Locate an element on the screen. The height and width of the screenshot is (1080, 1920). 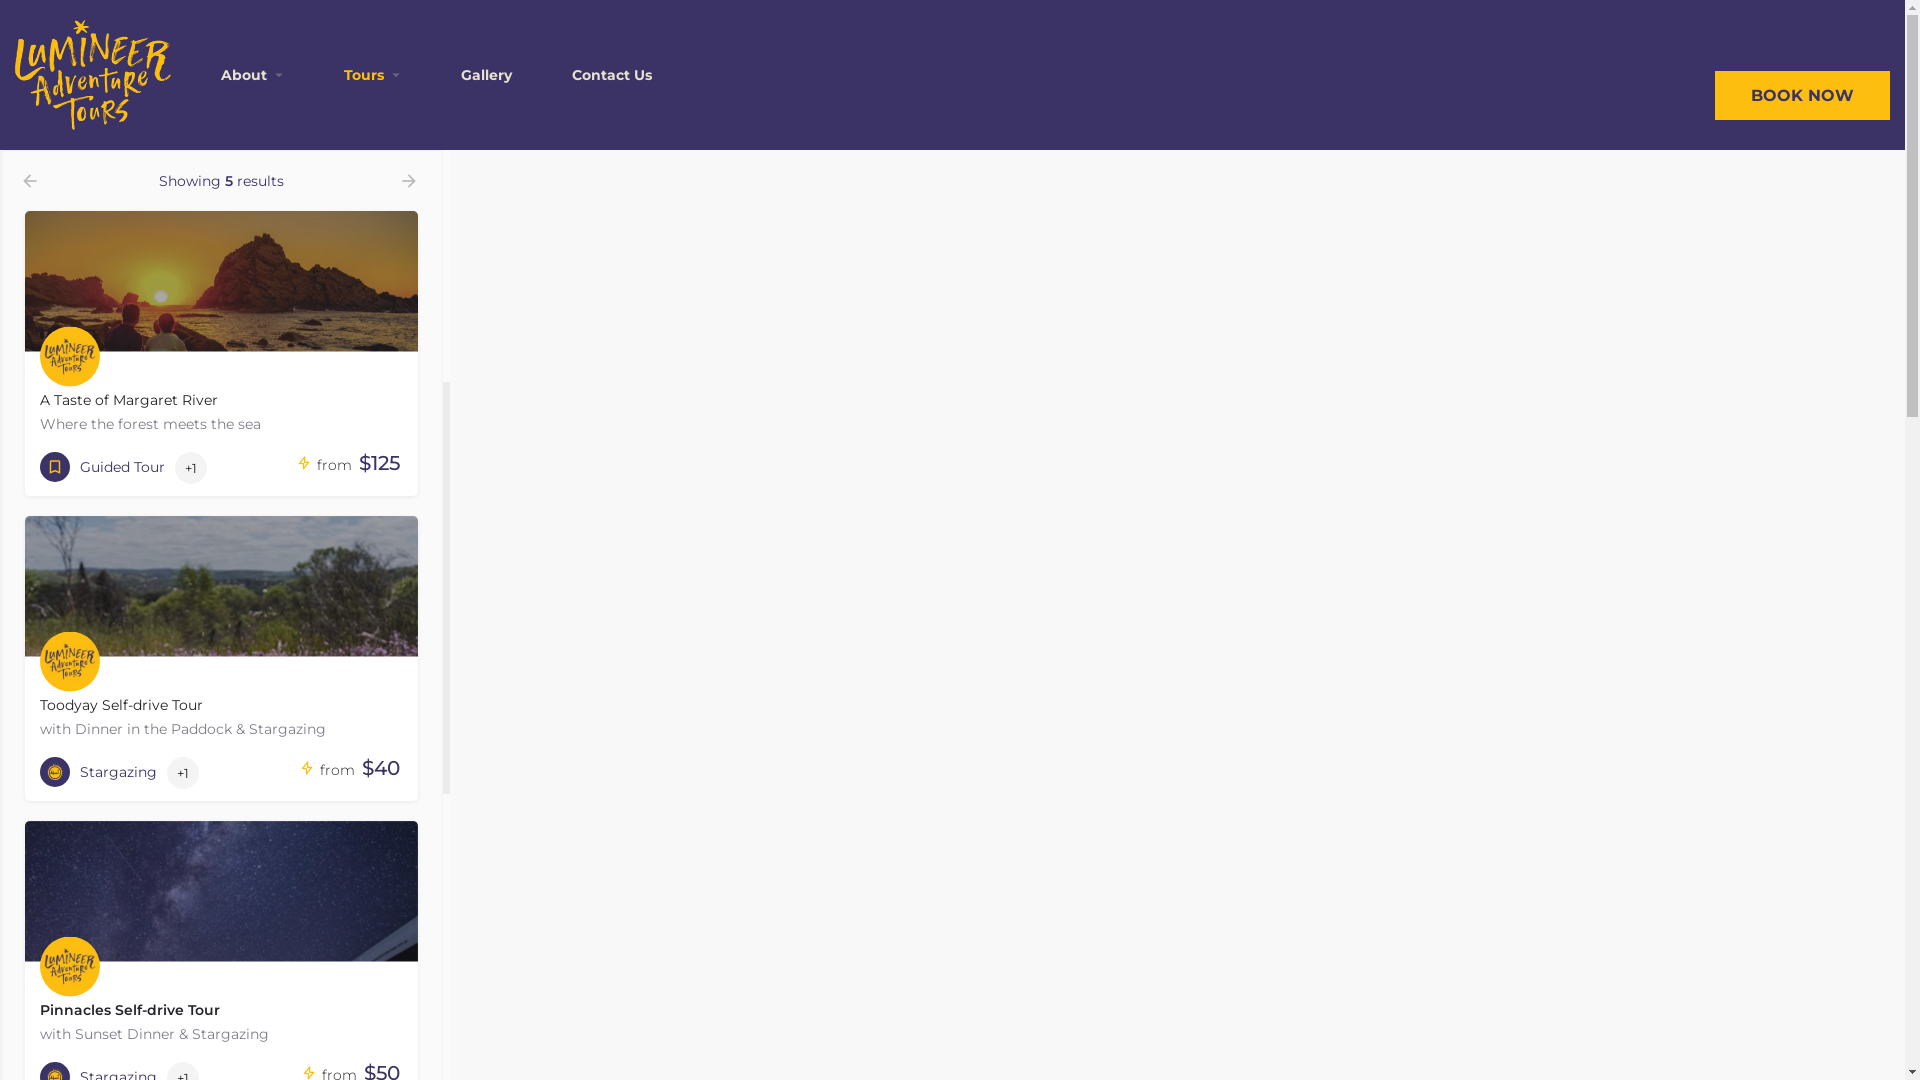
'Contact Us' is located at coordinates (570, 73).